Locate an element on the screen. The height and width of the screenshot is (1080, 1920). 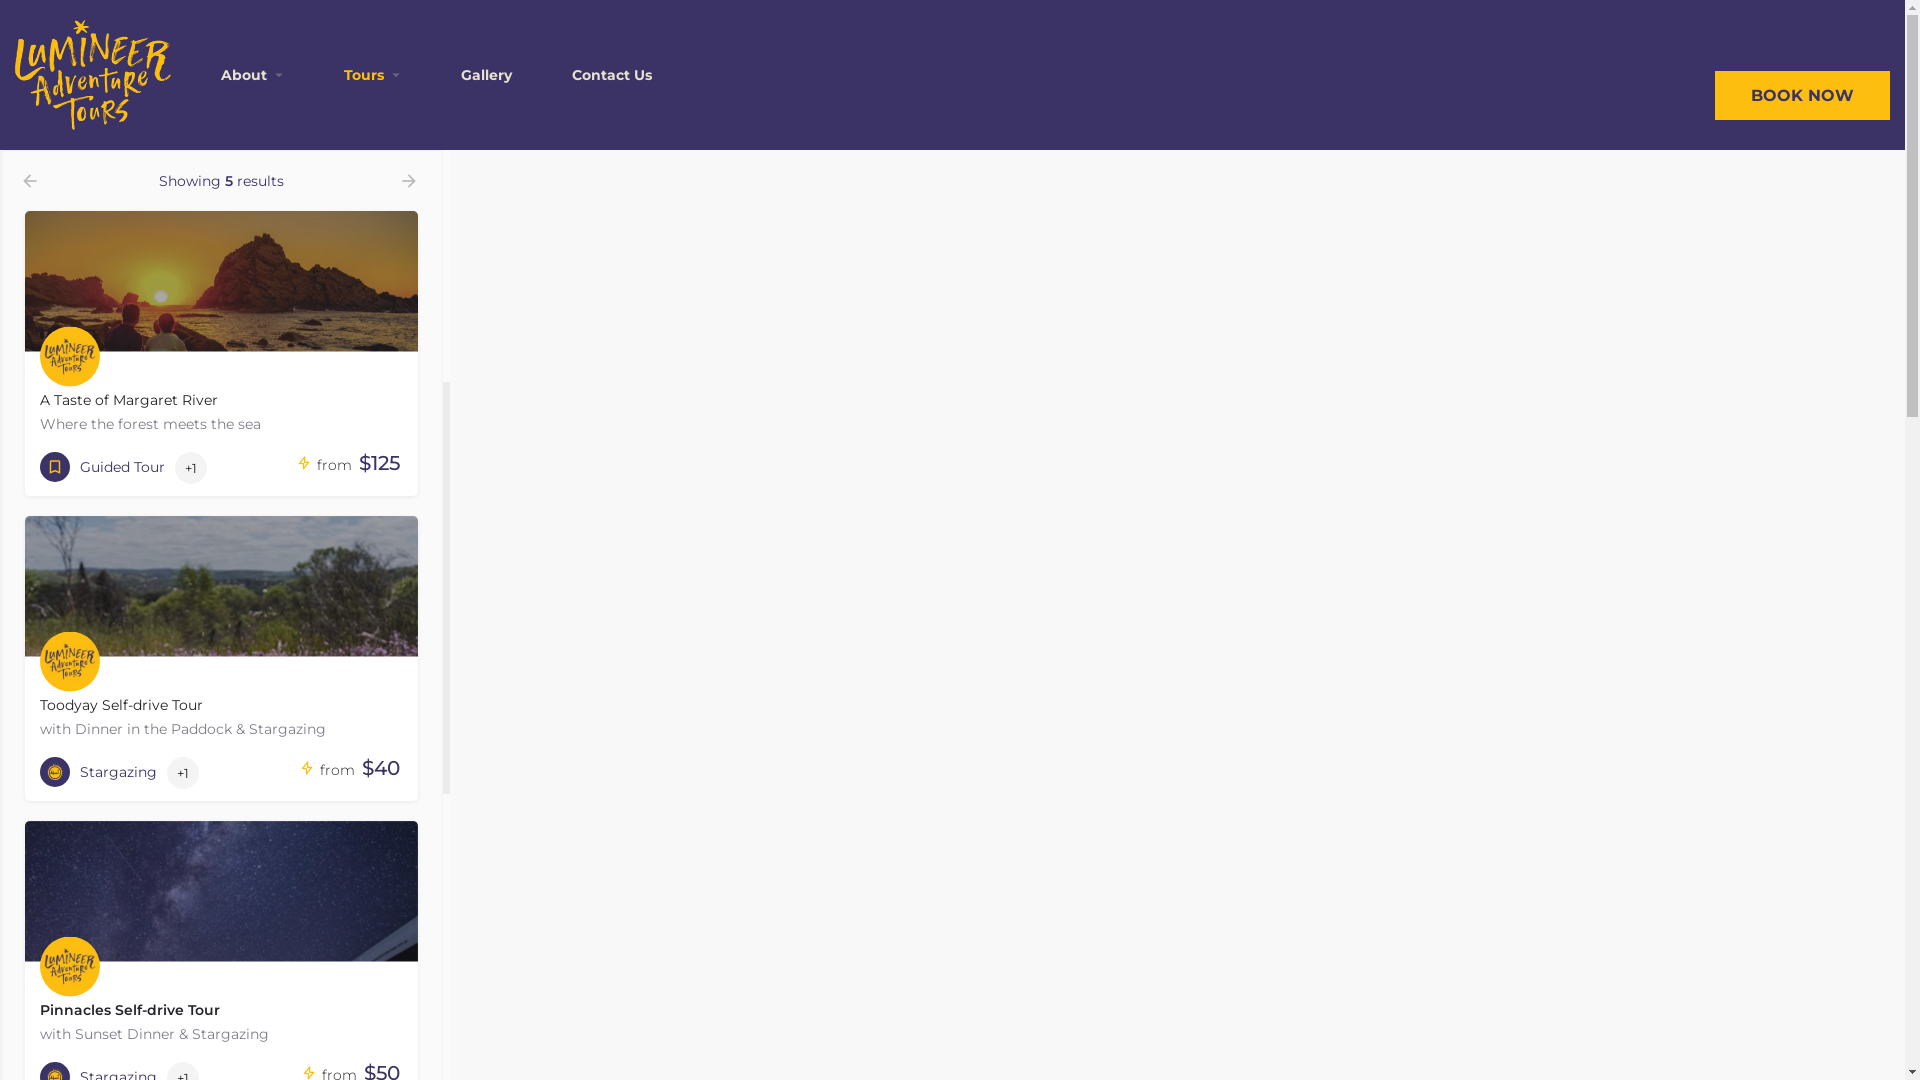
'Contact Us' is located at coordinates (570, 73).